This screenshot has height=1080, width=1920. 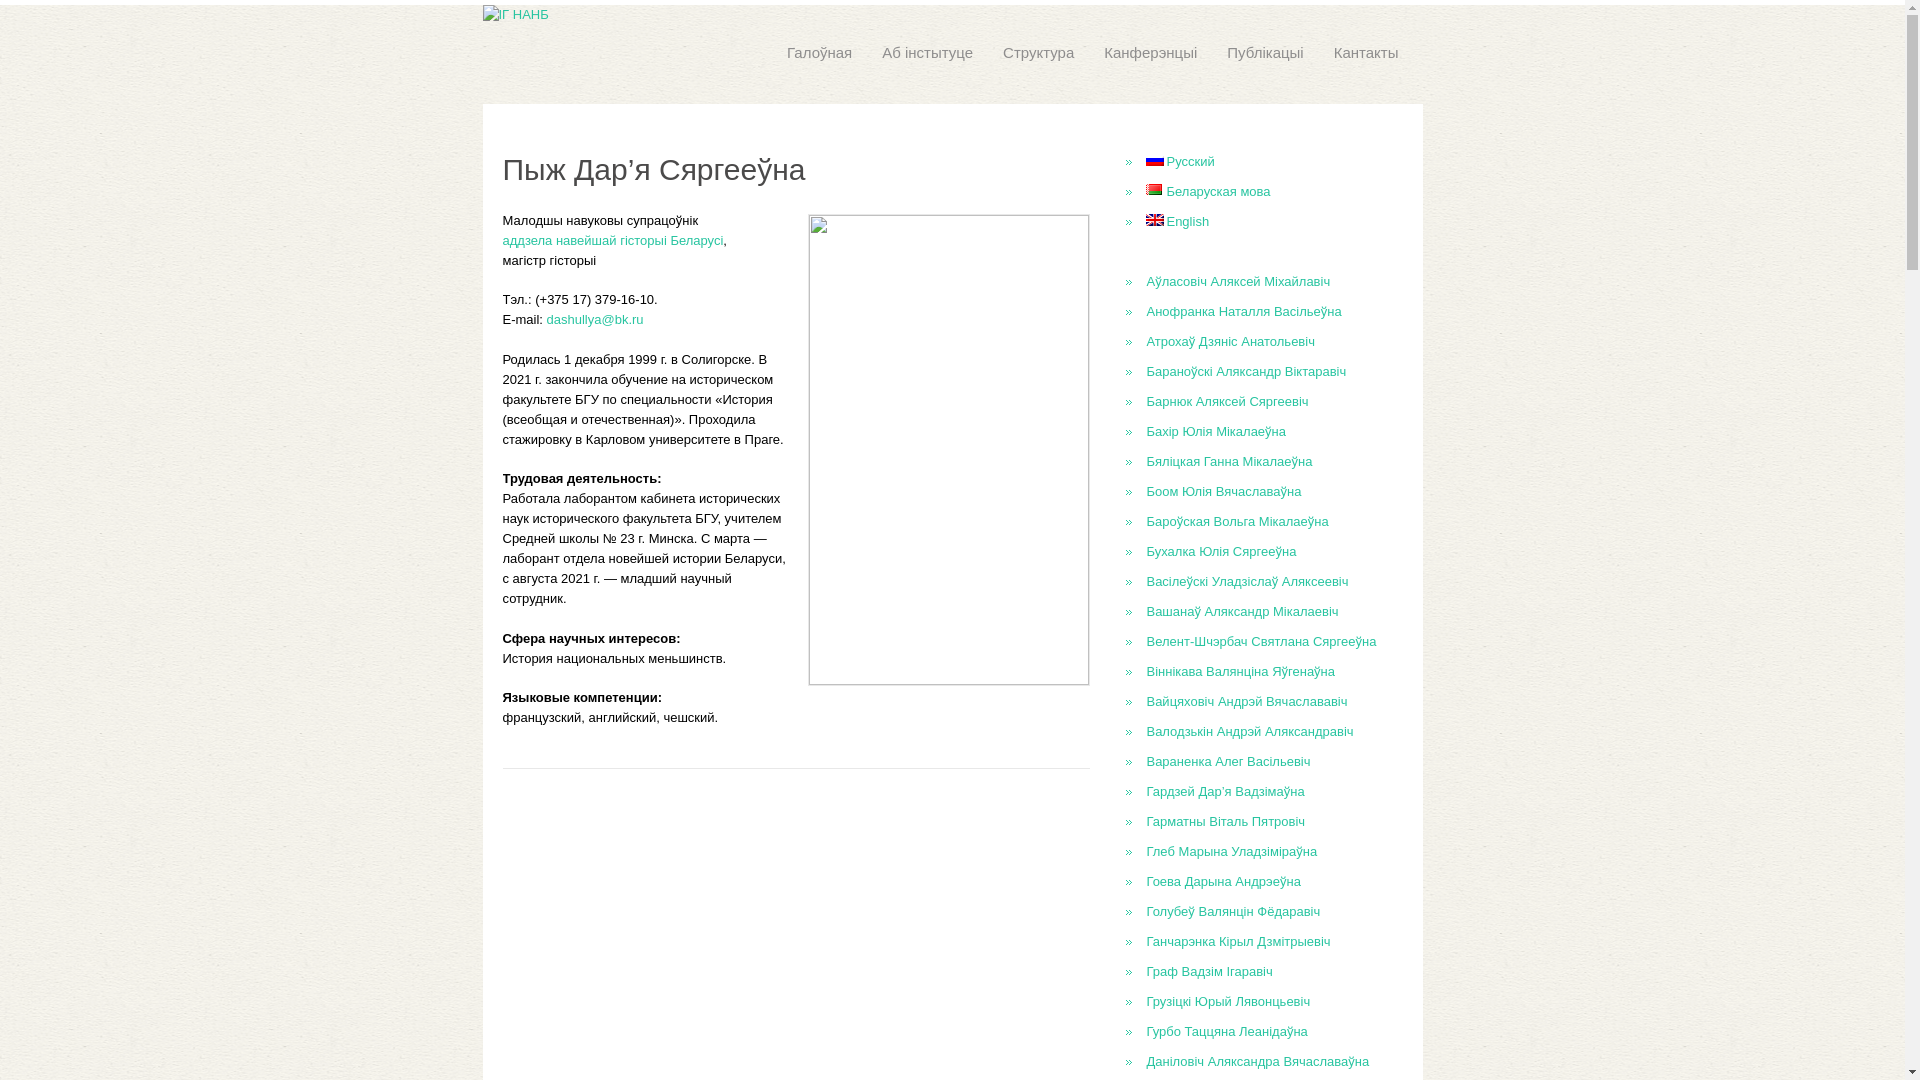 What do you see at coordinates (594, 318) in the screenshot?
I see `'dashullya@bk.ru'` at bounding box center [594, 318].